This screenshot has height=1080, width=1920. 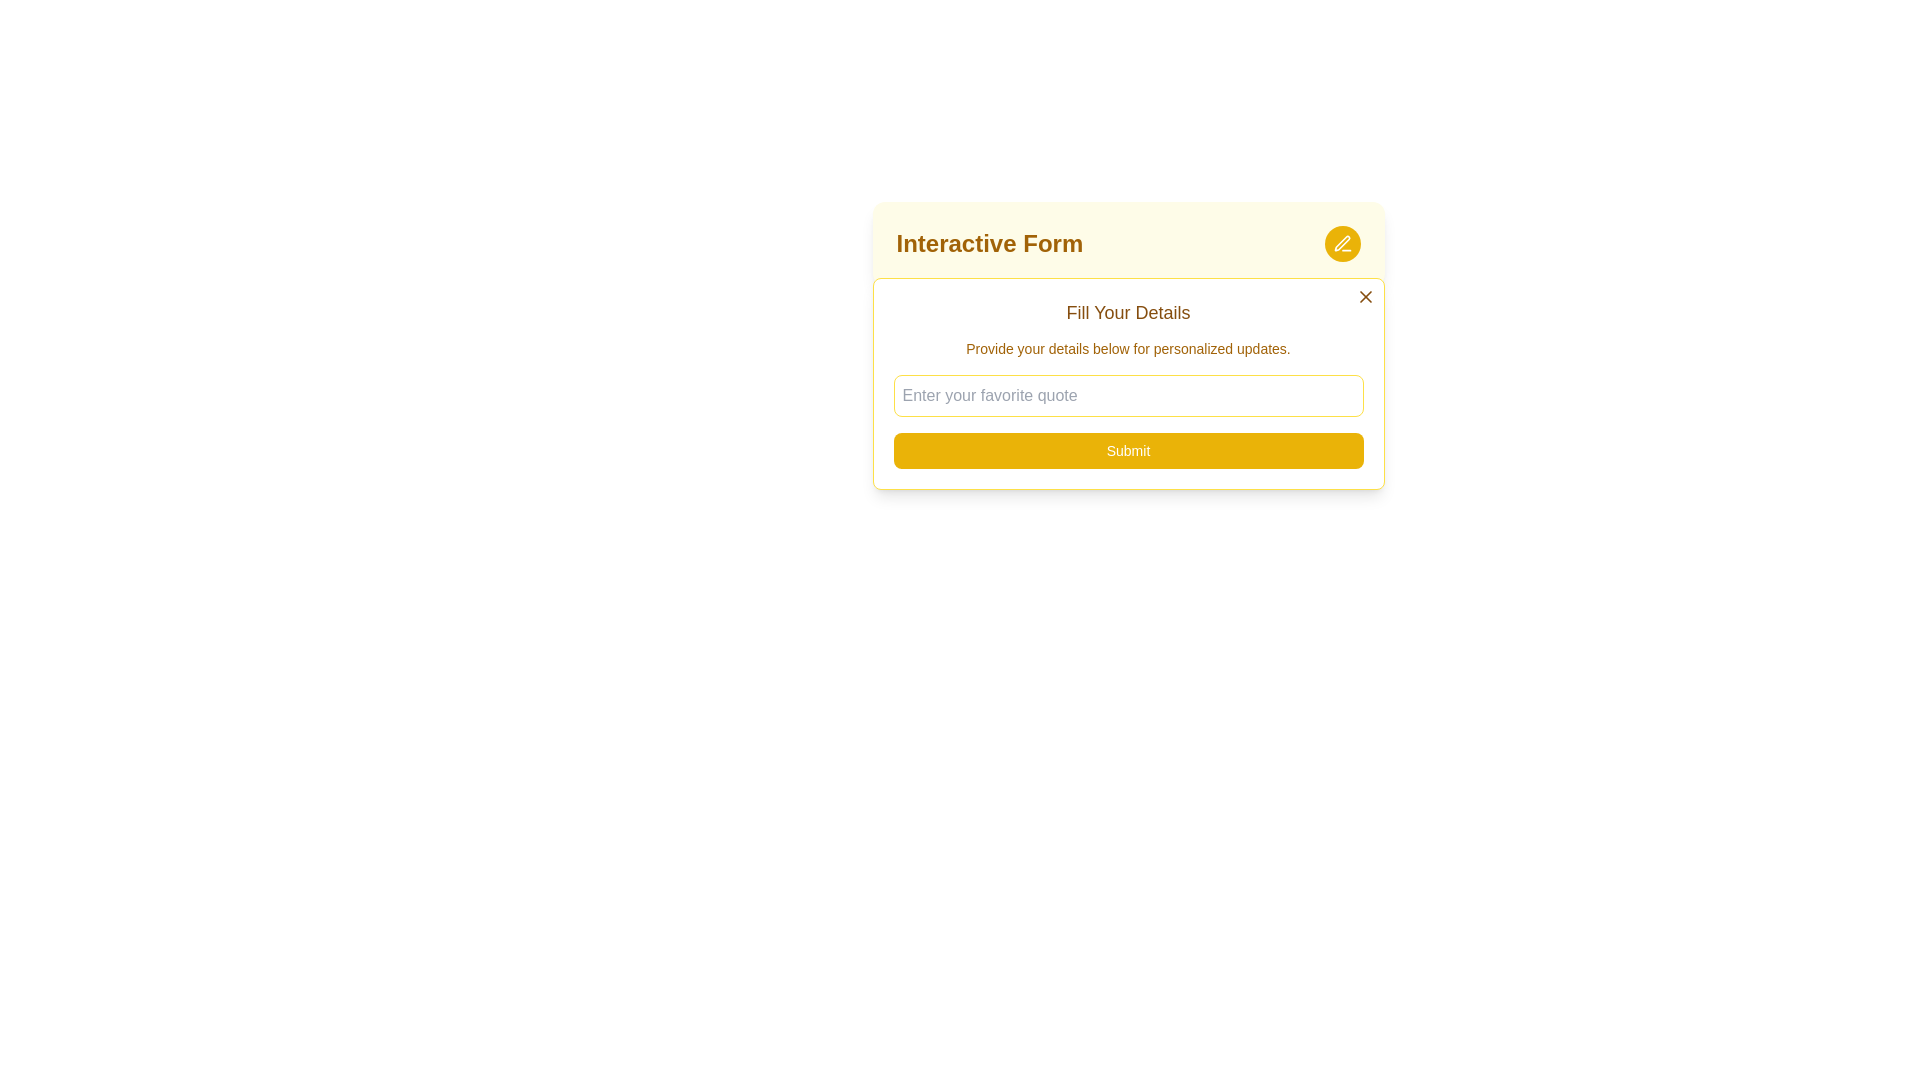 What do you see at coordinates (1128, 420) in the screenshot?
I see `the 'Submit' button, which is a rectangular button with rounded corners, yellow background, and white text, located directly below the text input field labeled 'Enter your favorite quote'` at bounding box center [1128, 420].